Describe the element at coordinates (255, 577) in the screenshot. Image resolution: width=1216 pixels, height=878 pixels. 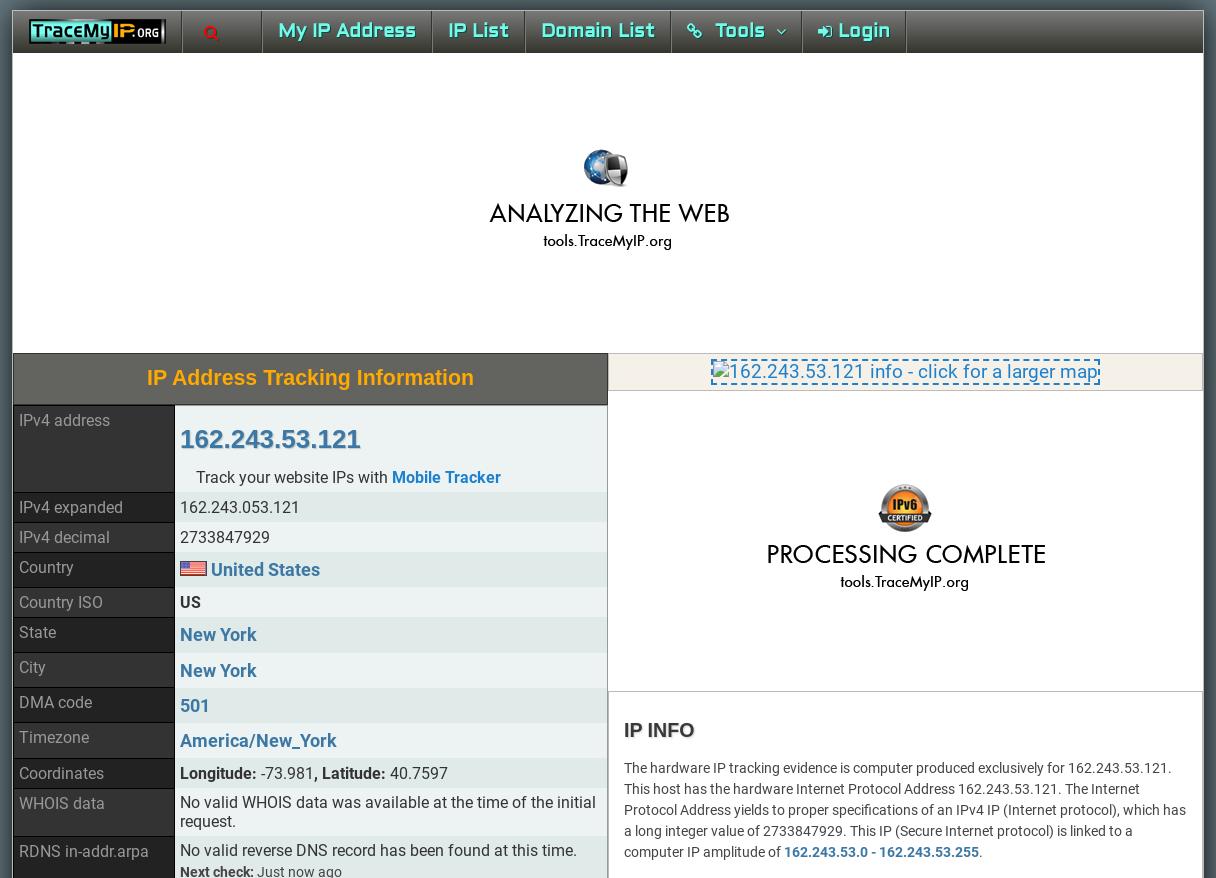
I see `'0'` at that location.